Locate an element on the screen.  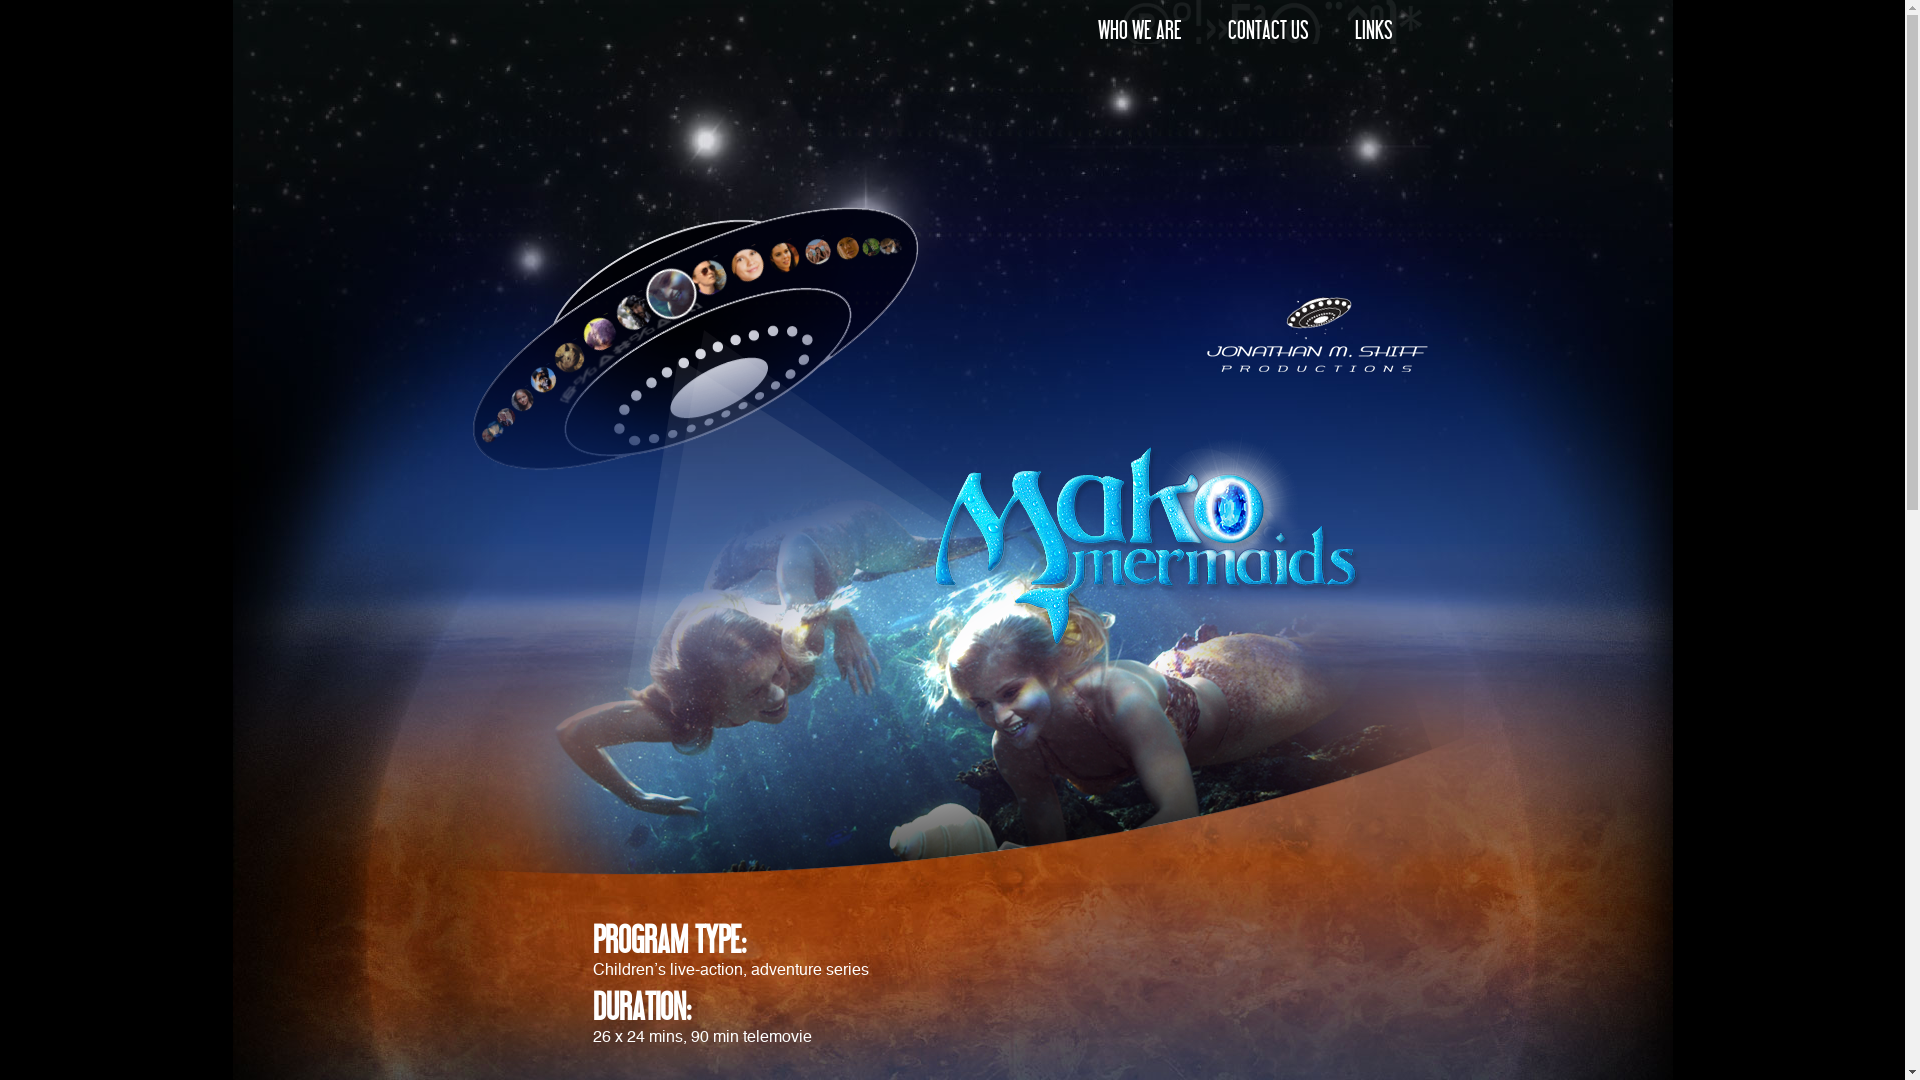
'LINKS' is located at coordinates (1371, 31).